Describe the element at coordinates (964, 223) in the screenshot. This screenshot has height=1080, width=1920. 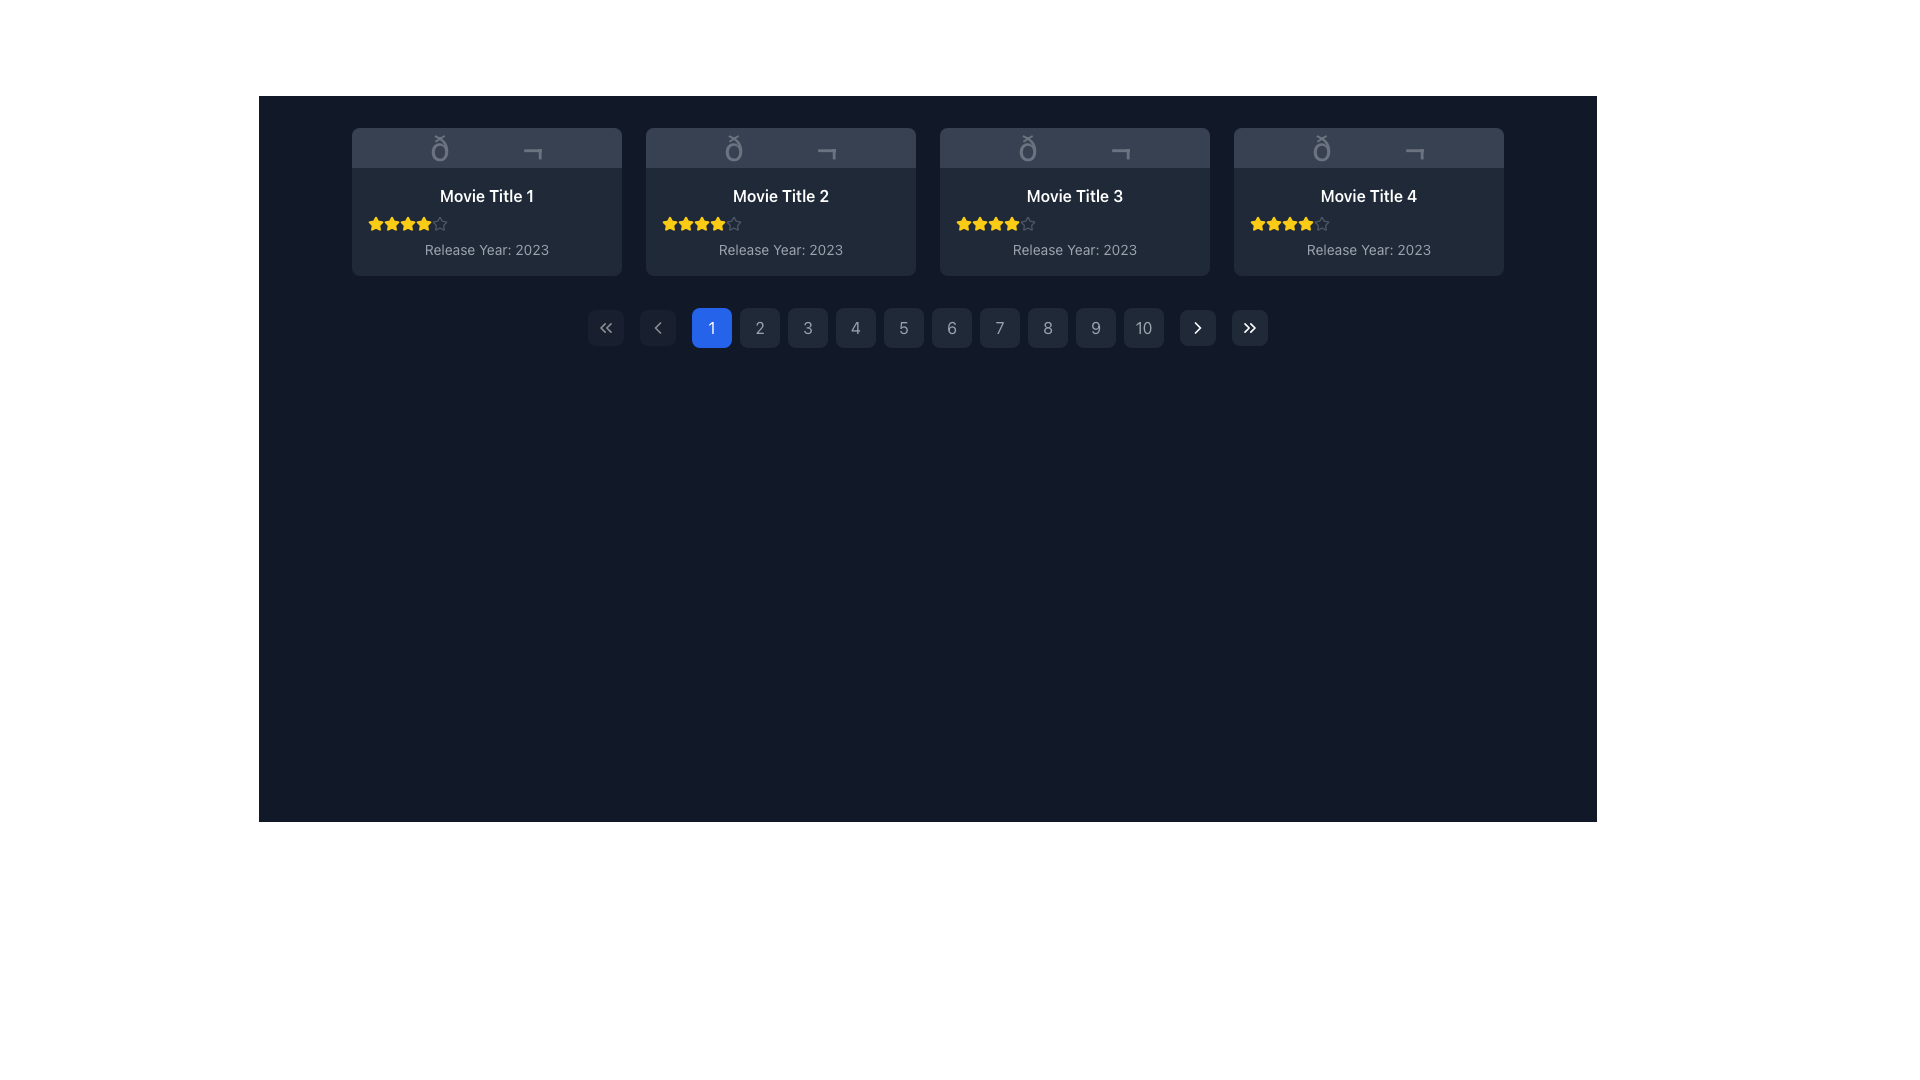
I see `the first Rating Star Icon located below 'Movie Title 3'` at that location.